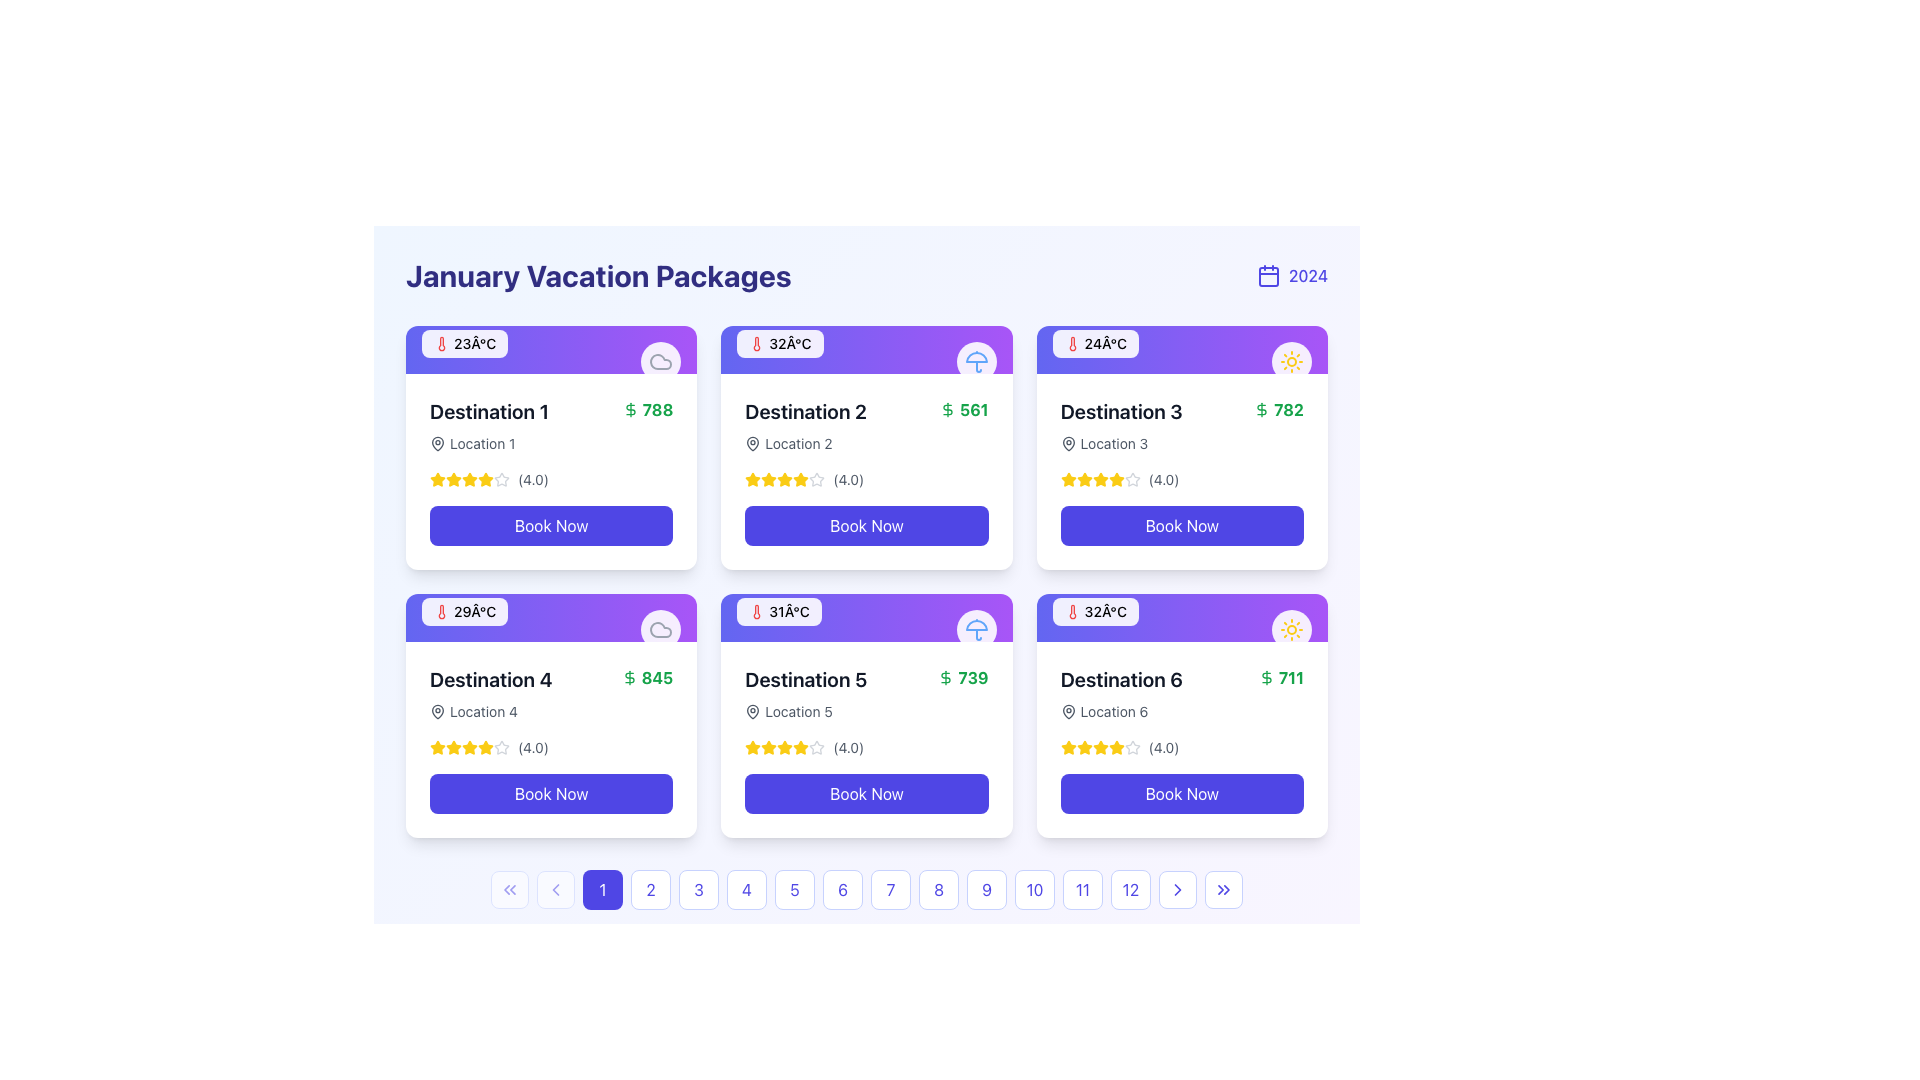 The width and height of the screenshot is (1920, 1080). What do you see at coordinates (784, 747) in the screenshot?
I see `the third rating star icon in the 'Destination 5' card to update the rating` at bounding box center [784, 747].